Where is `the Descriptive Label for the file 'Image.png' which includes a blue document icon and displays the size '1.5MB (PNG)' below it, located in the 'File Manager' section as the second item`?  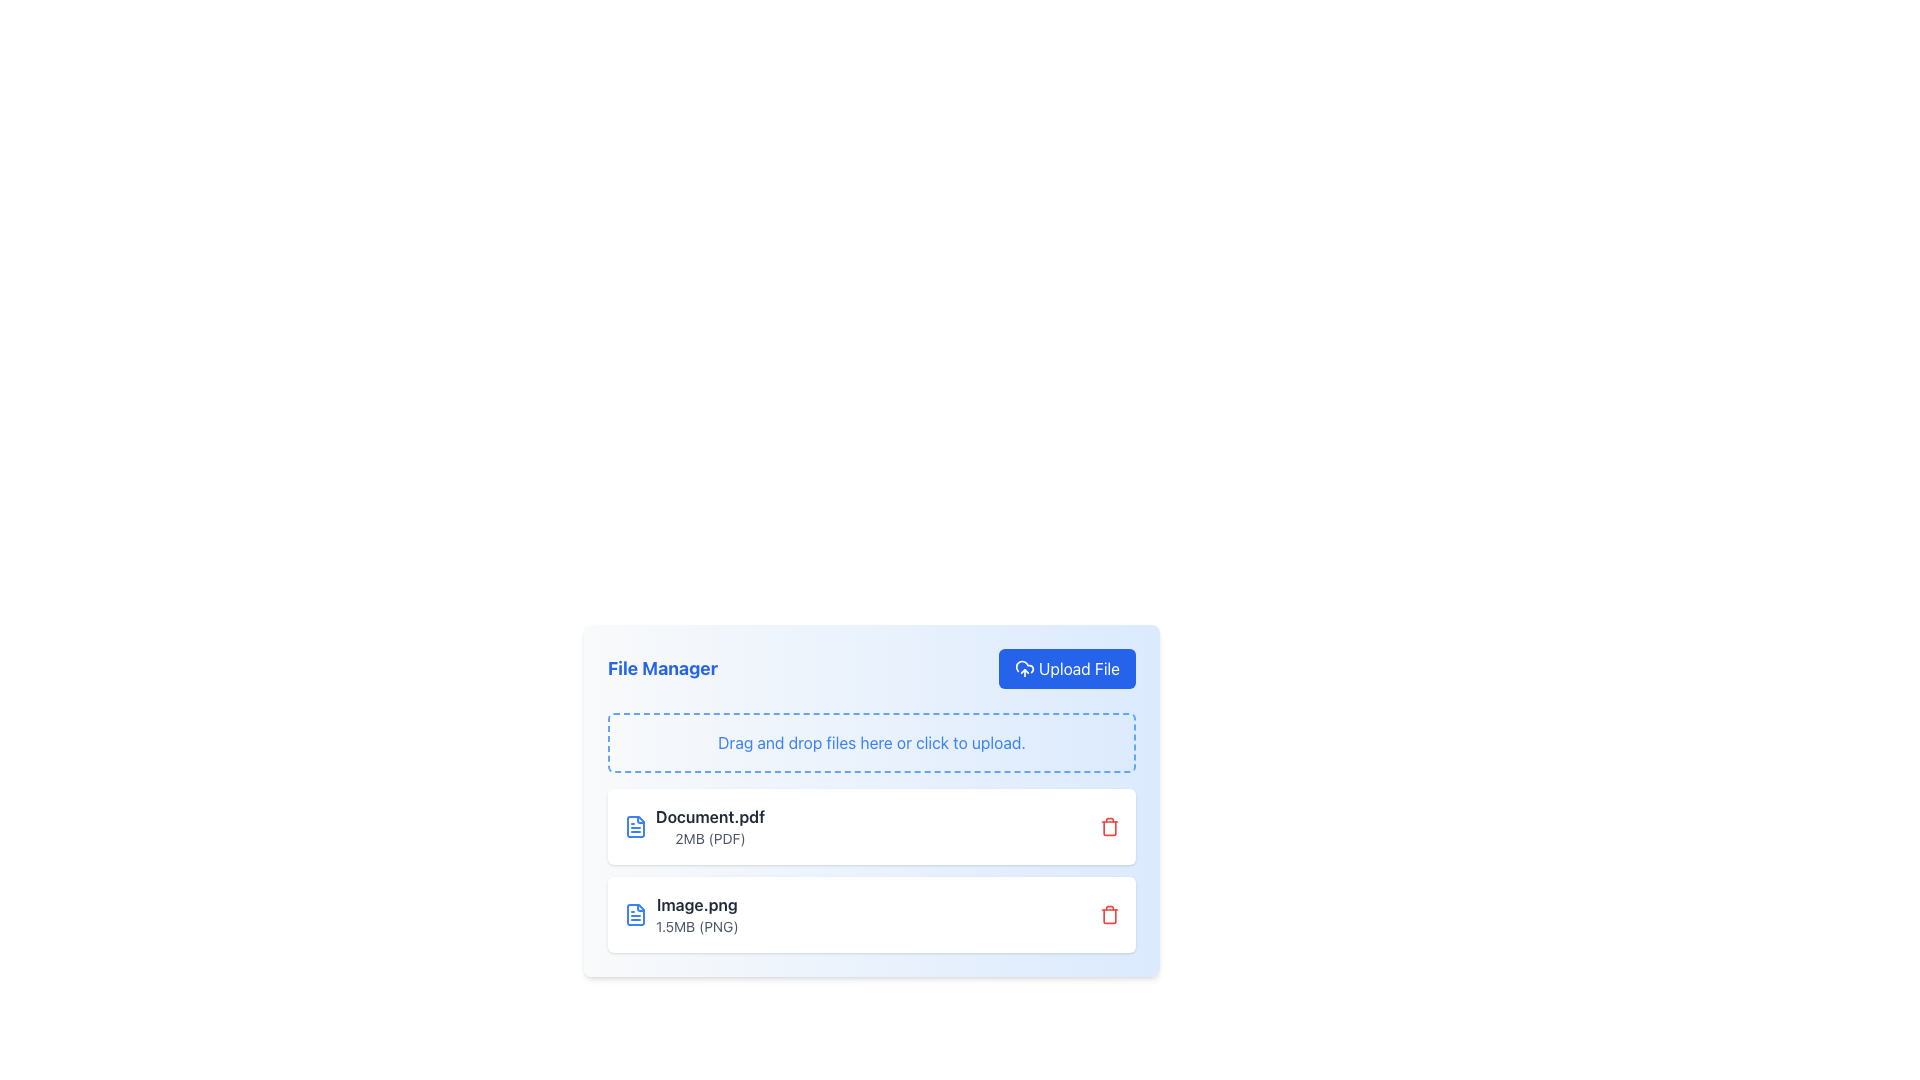 the Descriptive Label for the file 'Image.png' which includes a blue document icon and displays the size '1.5MB (PNG)' below it, located in the 'File Manager' section as the second item is located at coordinates (681, 914).